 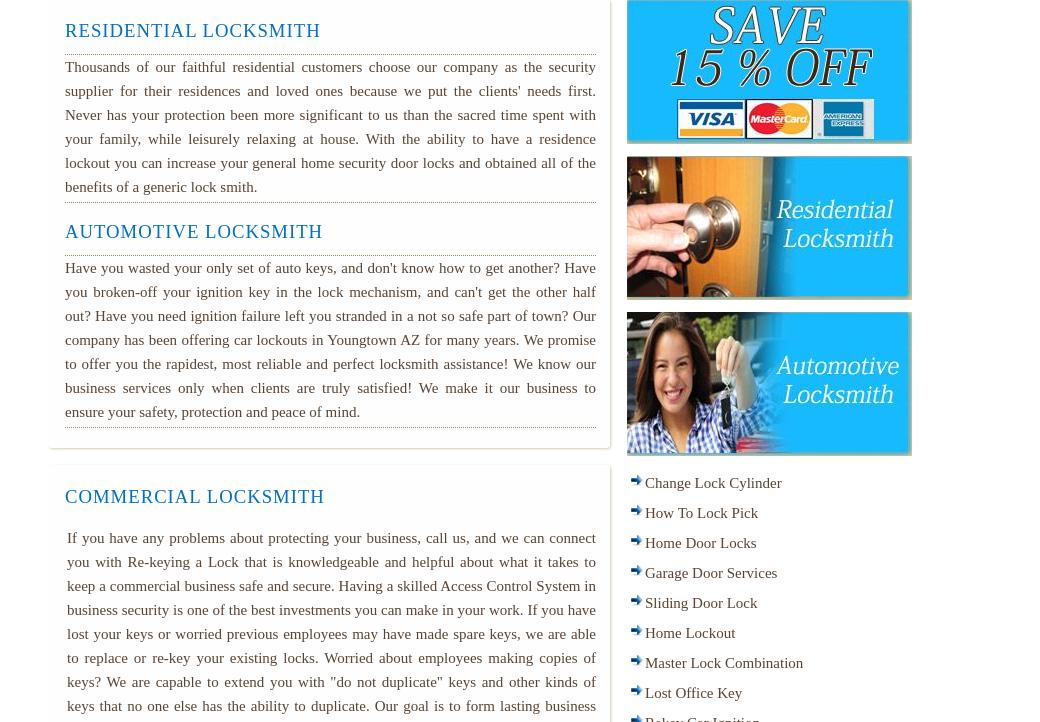 What do you see at coordinates (700, 603) in the screenshot?
I see `'Sliding Door Lock'` at bounding box center [700, 603].